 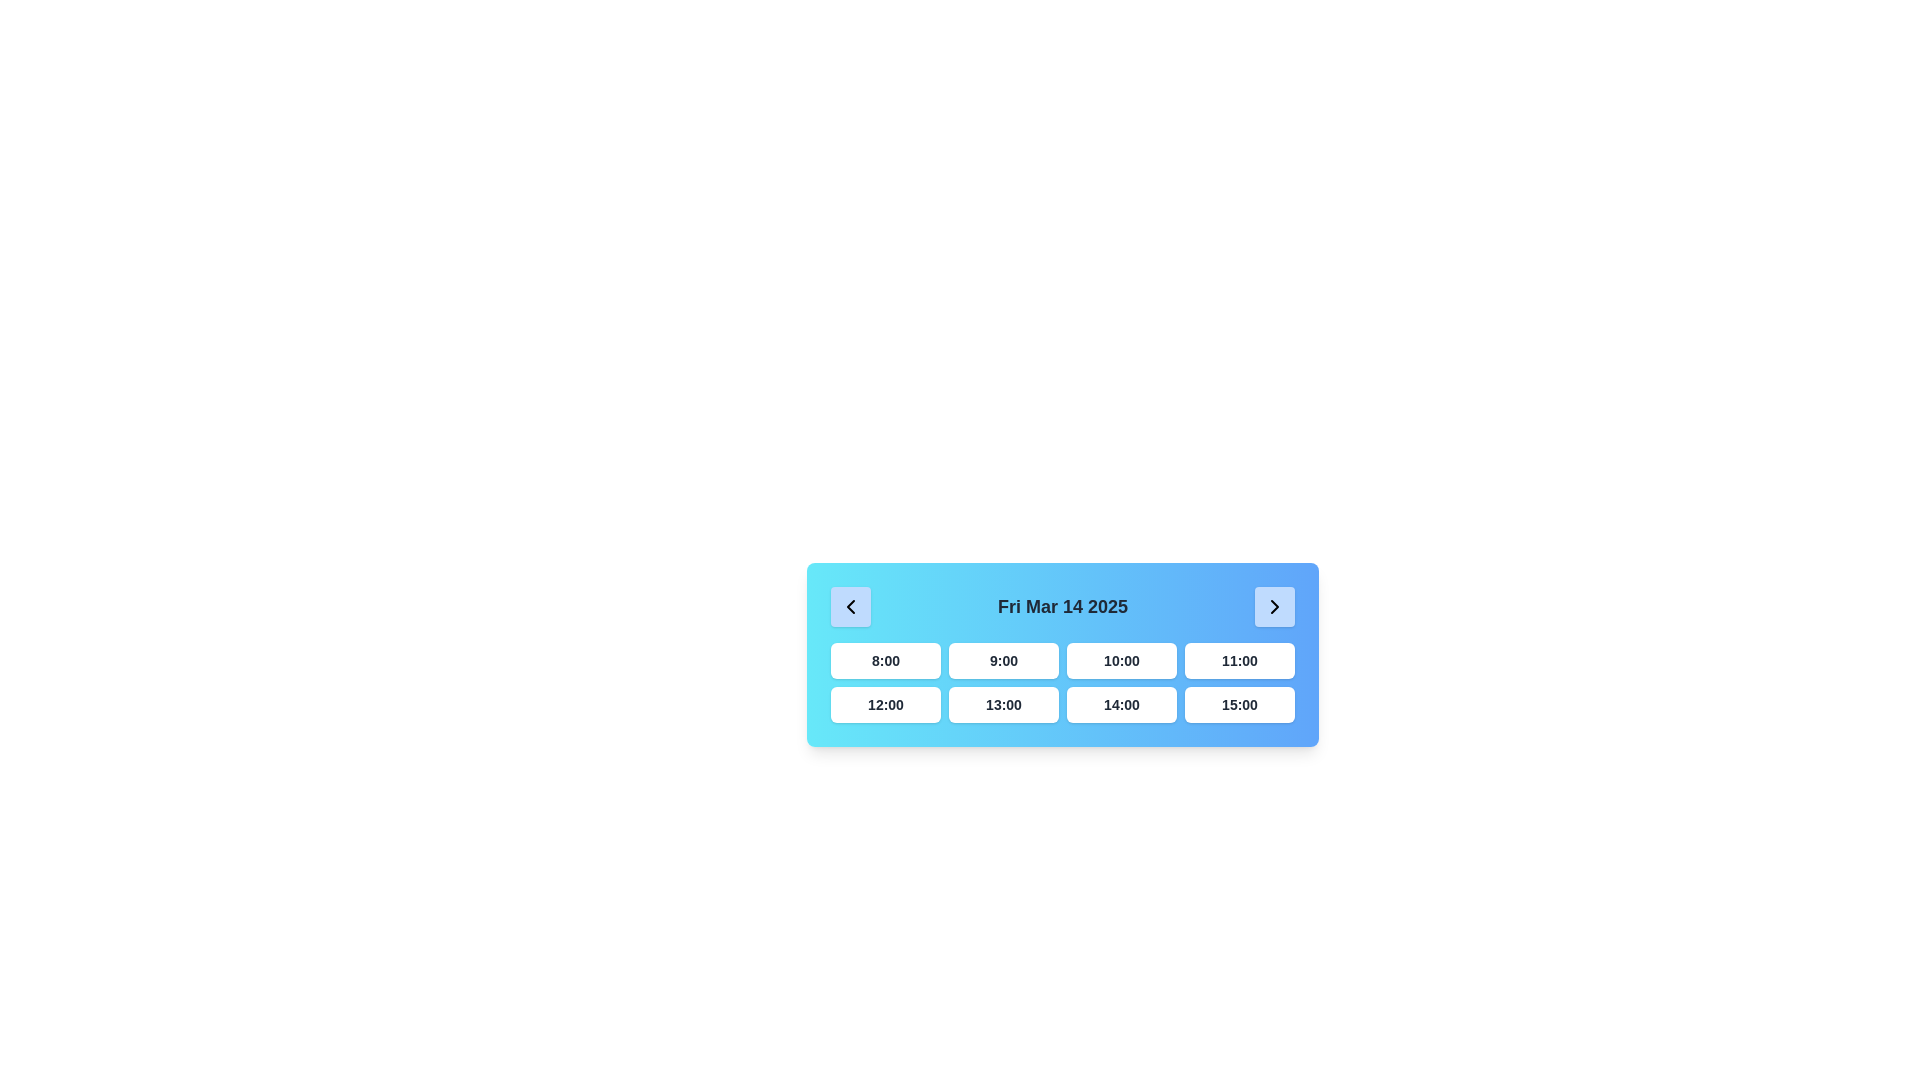 I want to click on the left-pointing chevron icon embedded within the light blue rounded rectangular button, so click(x=850, y=605).